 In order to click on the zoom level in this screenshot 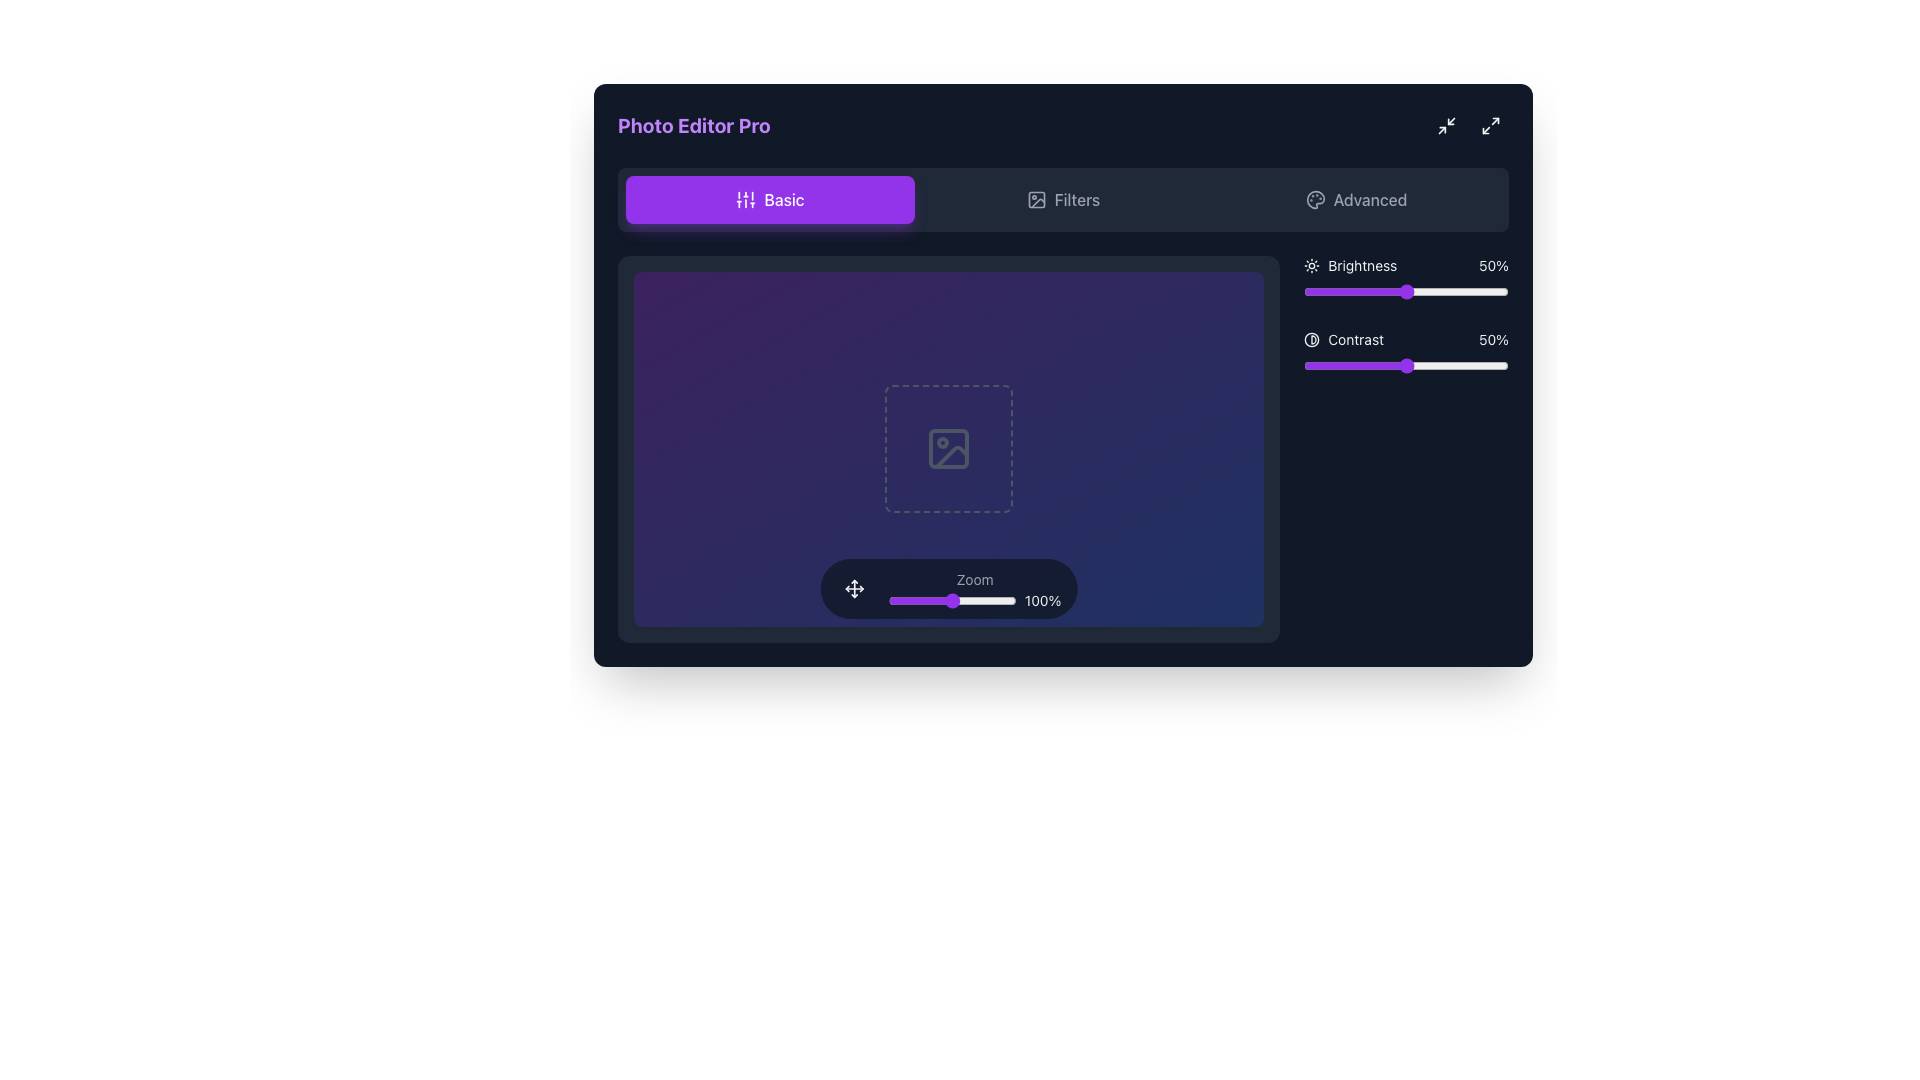, I will do `click(905, 599)`.